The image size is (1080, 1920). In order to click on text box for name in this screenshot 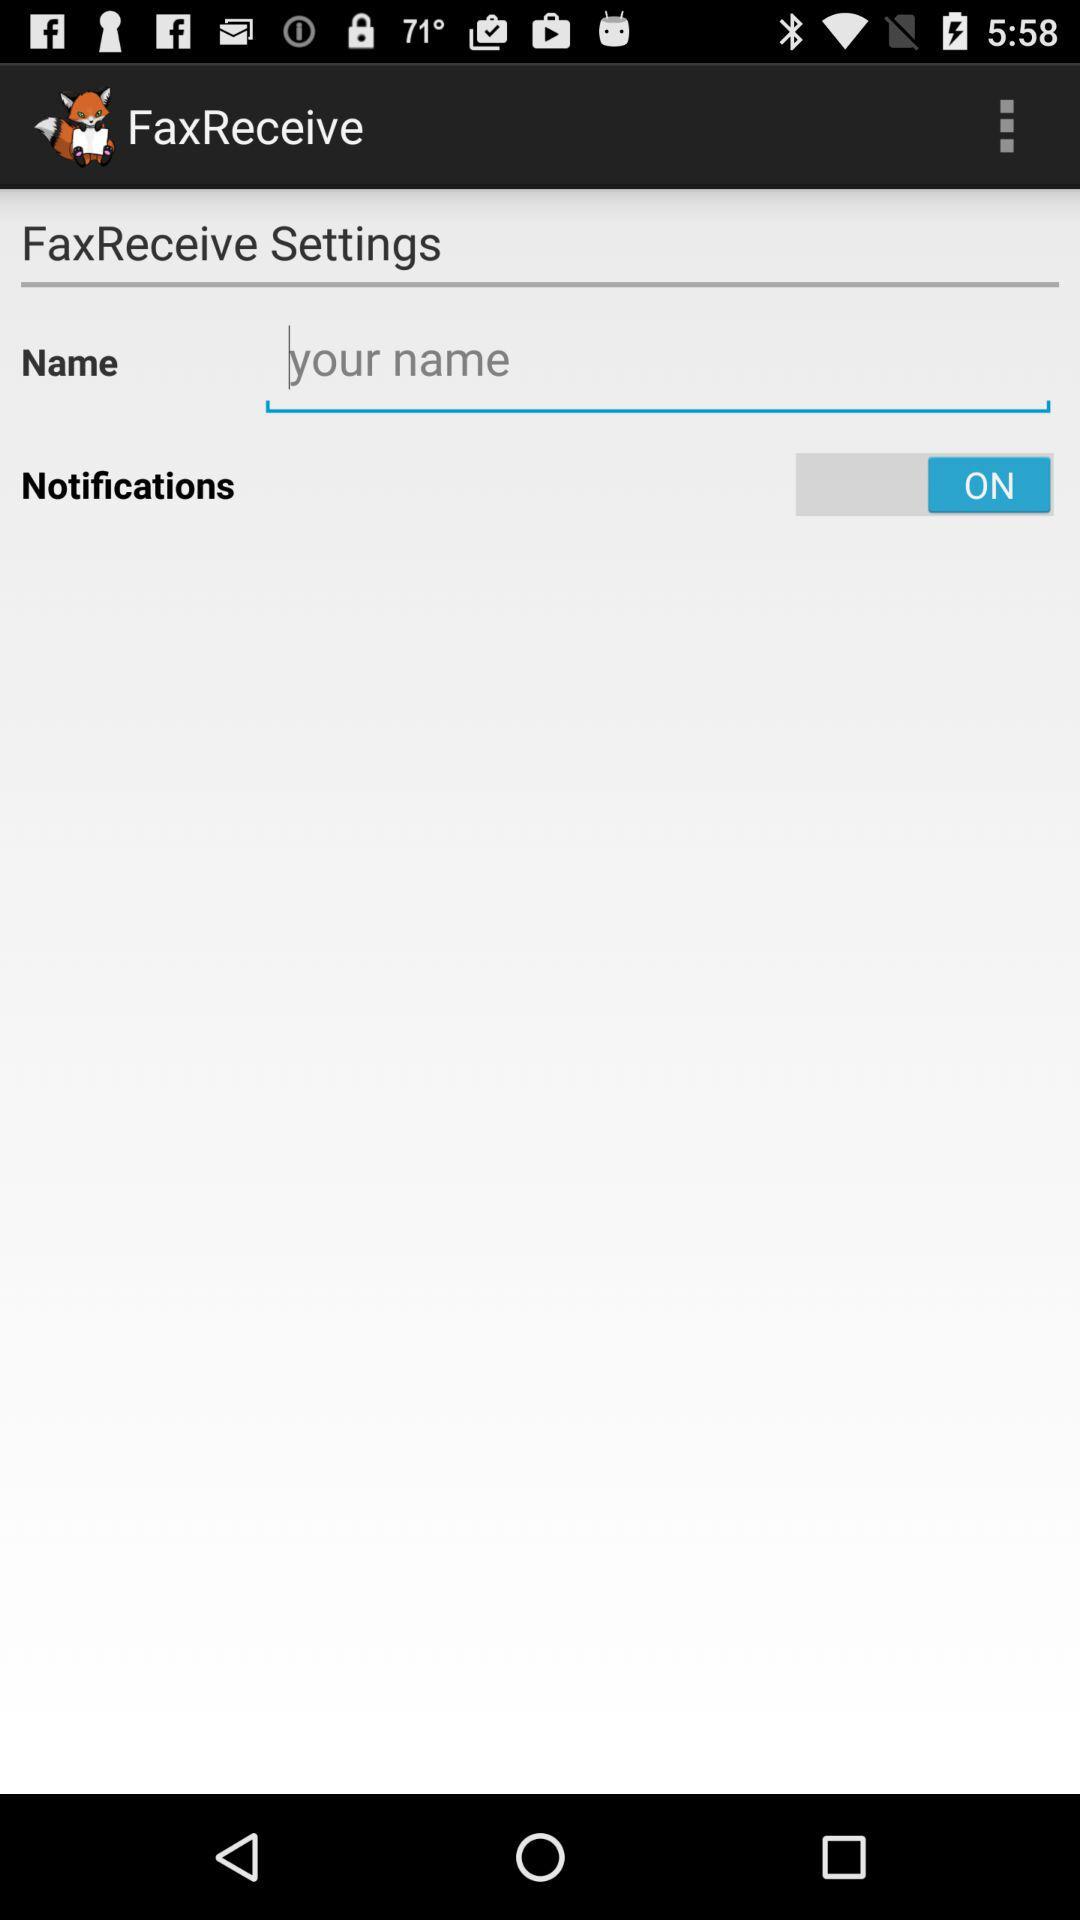, I will do `click(658, 358)`.